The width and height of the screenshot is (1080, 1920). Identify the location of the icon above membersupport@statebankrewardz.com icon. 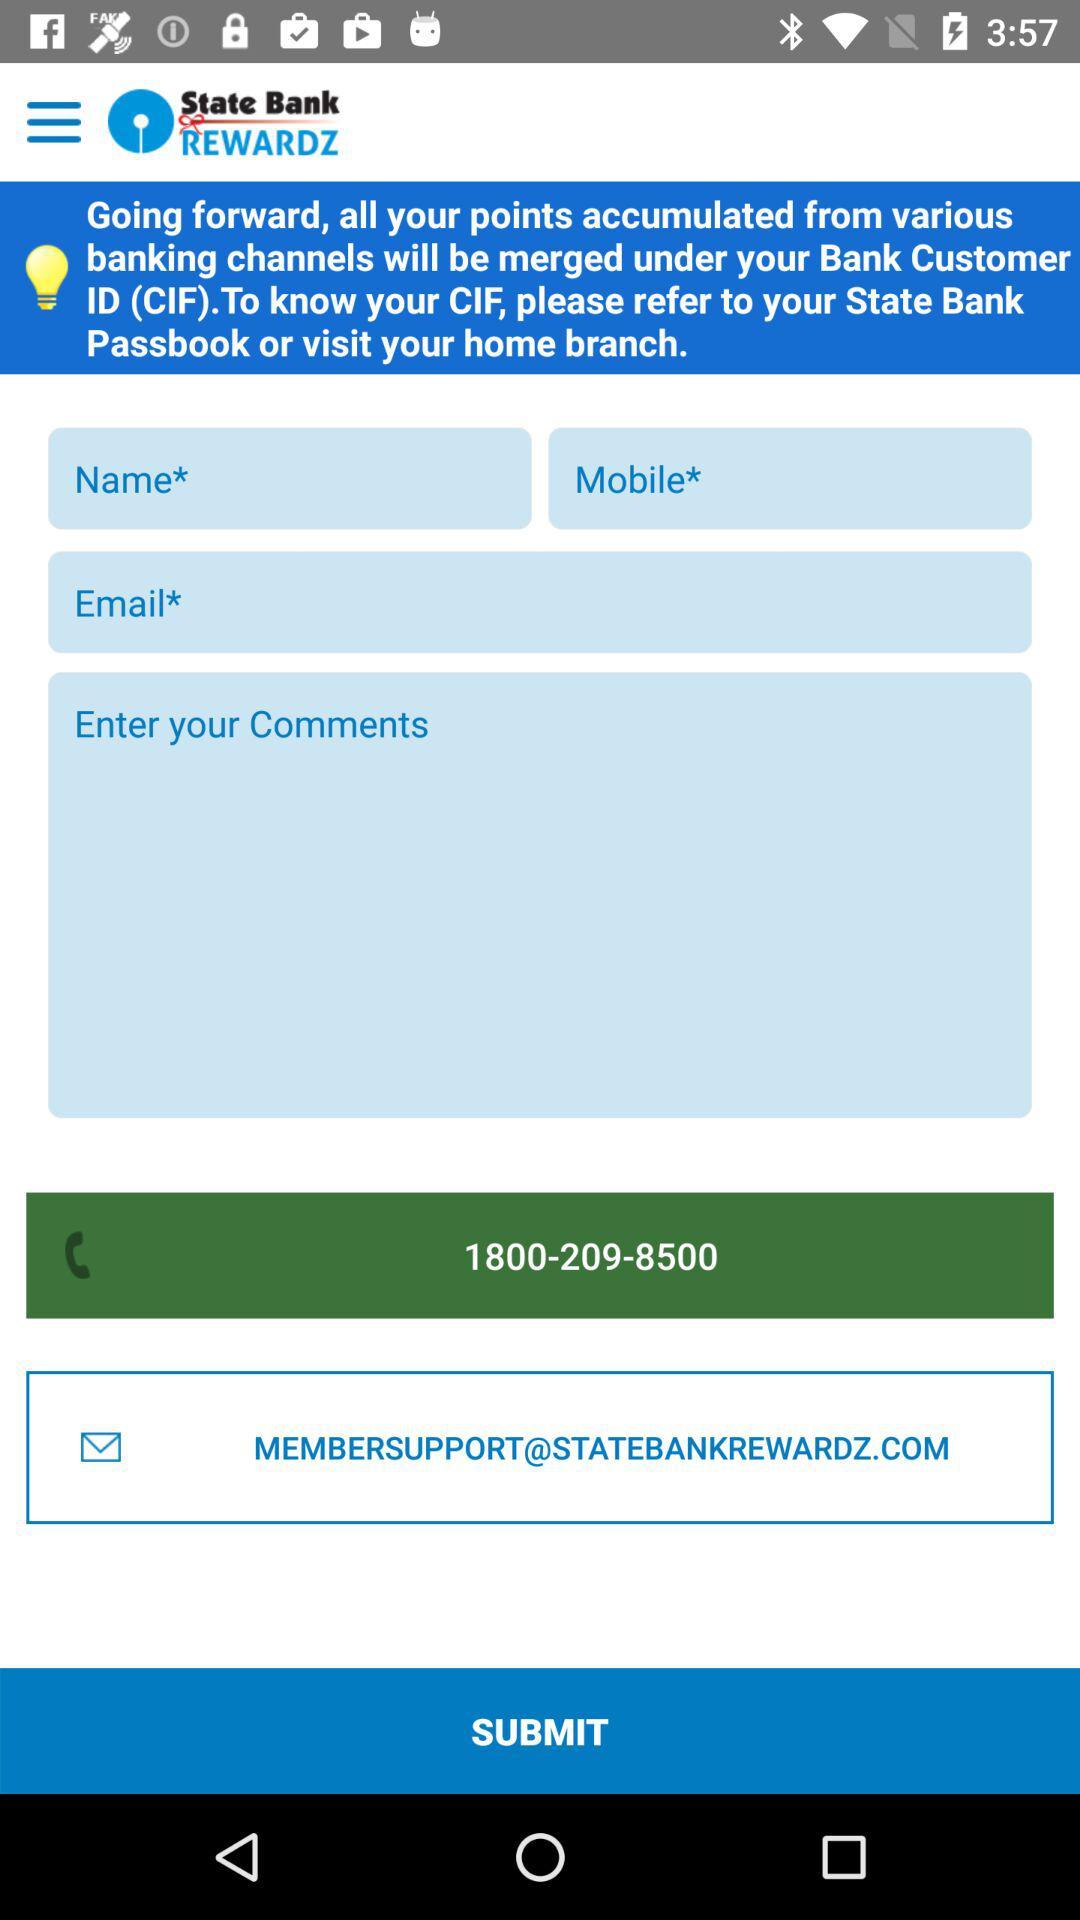
(590, 1254).